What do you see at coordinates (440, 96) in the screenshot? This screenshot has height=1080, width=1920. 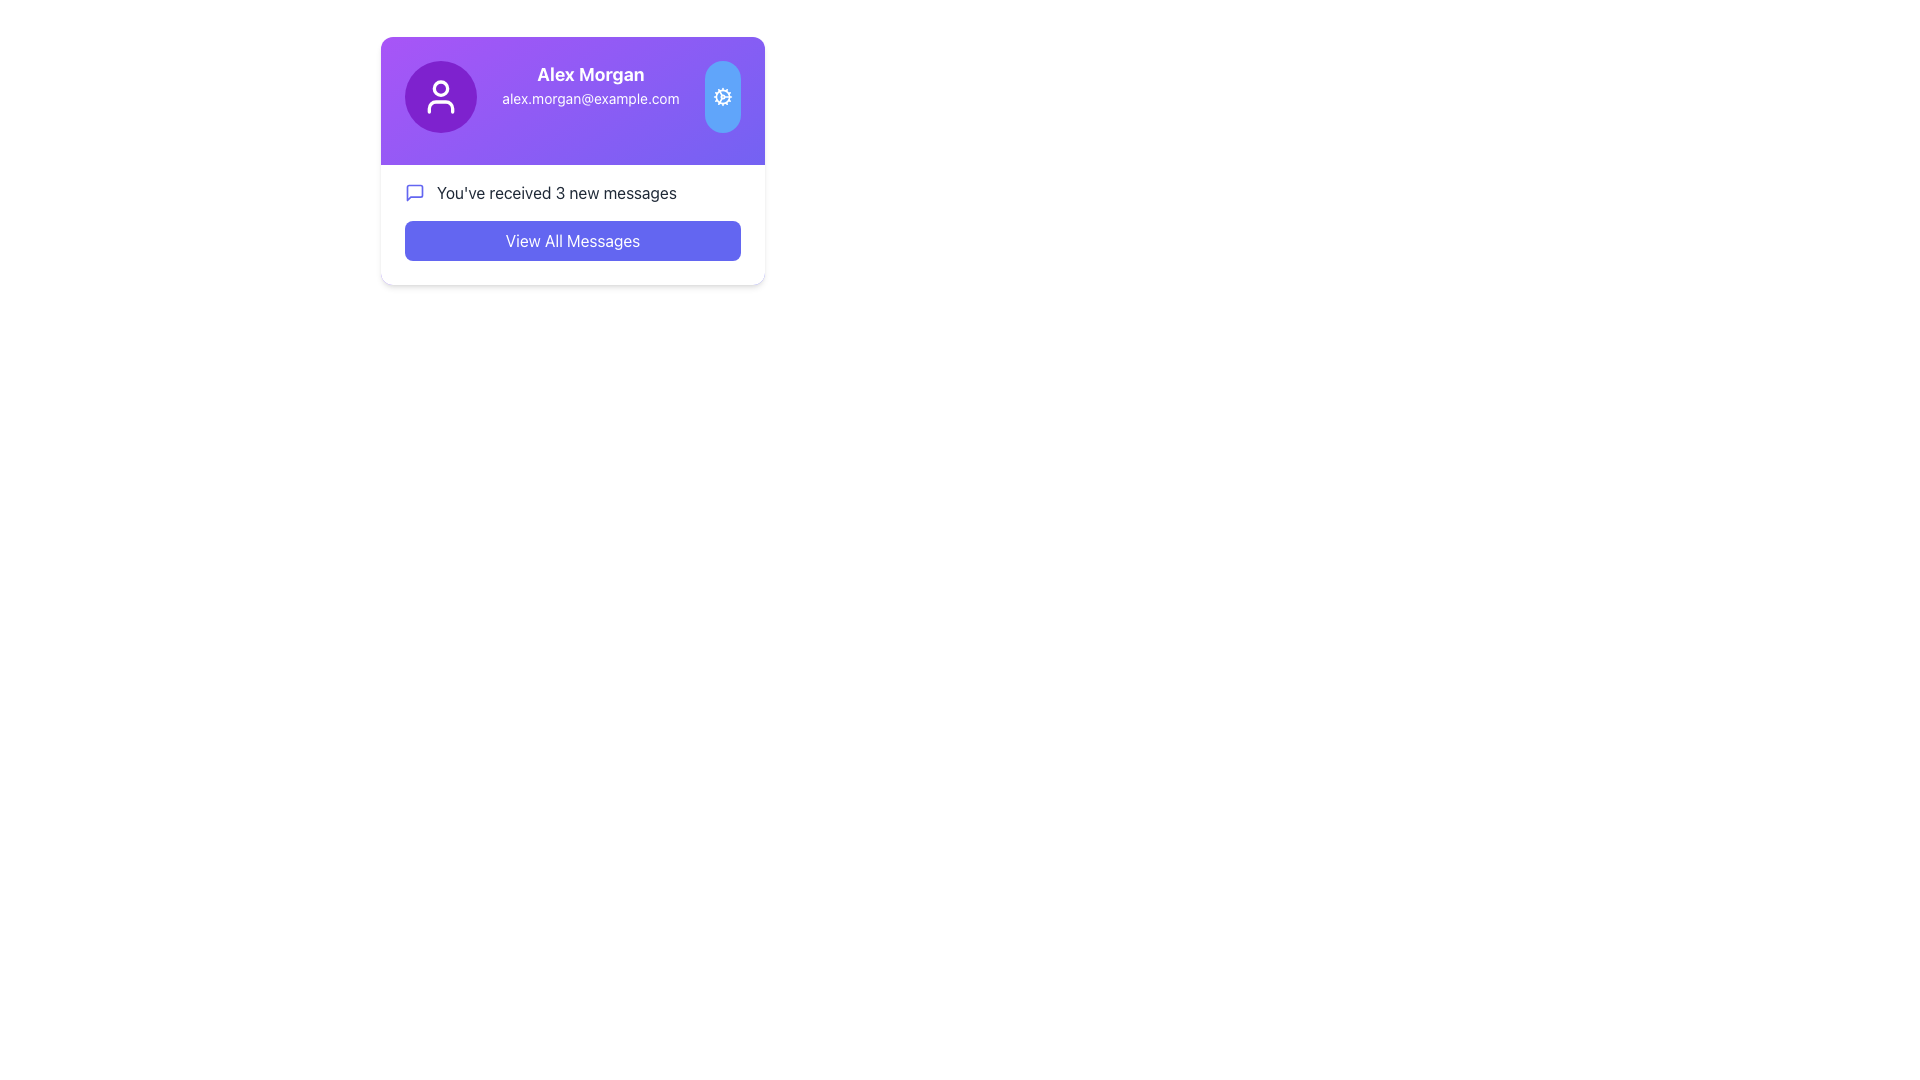 I see `the circular purple Icon Display Component with a white user icon in its center, located to the left of the text 'Alex Morgan' and 'alex.morgan@example.com'` at bounding box center [440, 96].